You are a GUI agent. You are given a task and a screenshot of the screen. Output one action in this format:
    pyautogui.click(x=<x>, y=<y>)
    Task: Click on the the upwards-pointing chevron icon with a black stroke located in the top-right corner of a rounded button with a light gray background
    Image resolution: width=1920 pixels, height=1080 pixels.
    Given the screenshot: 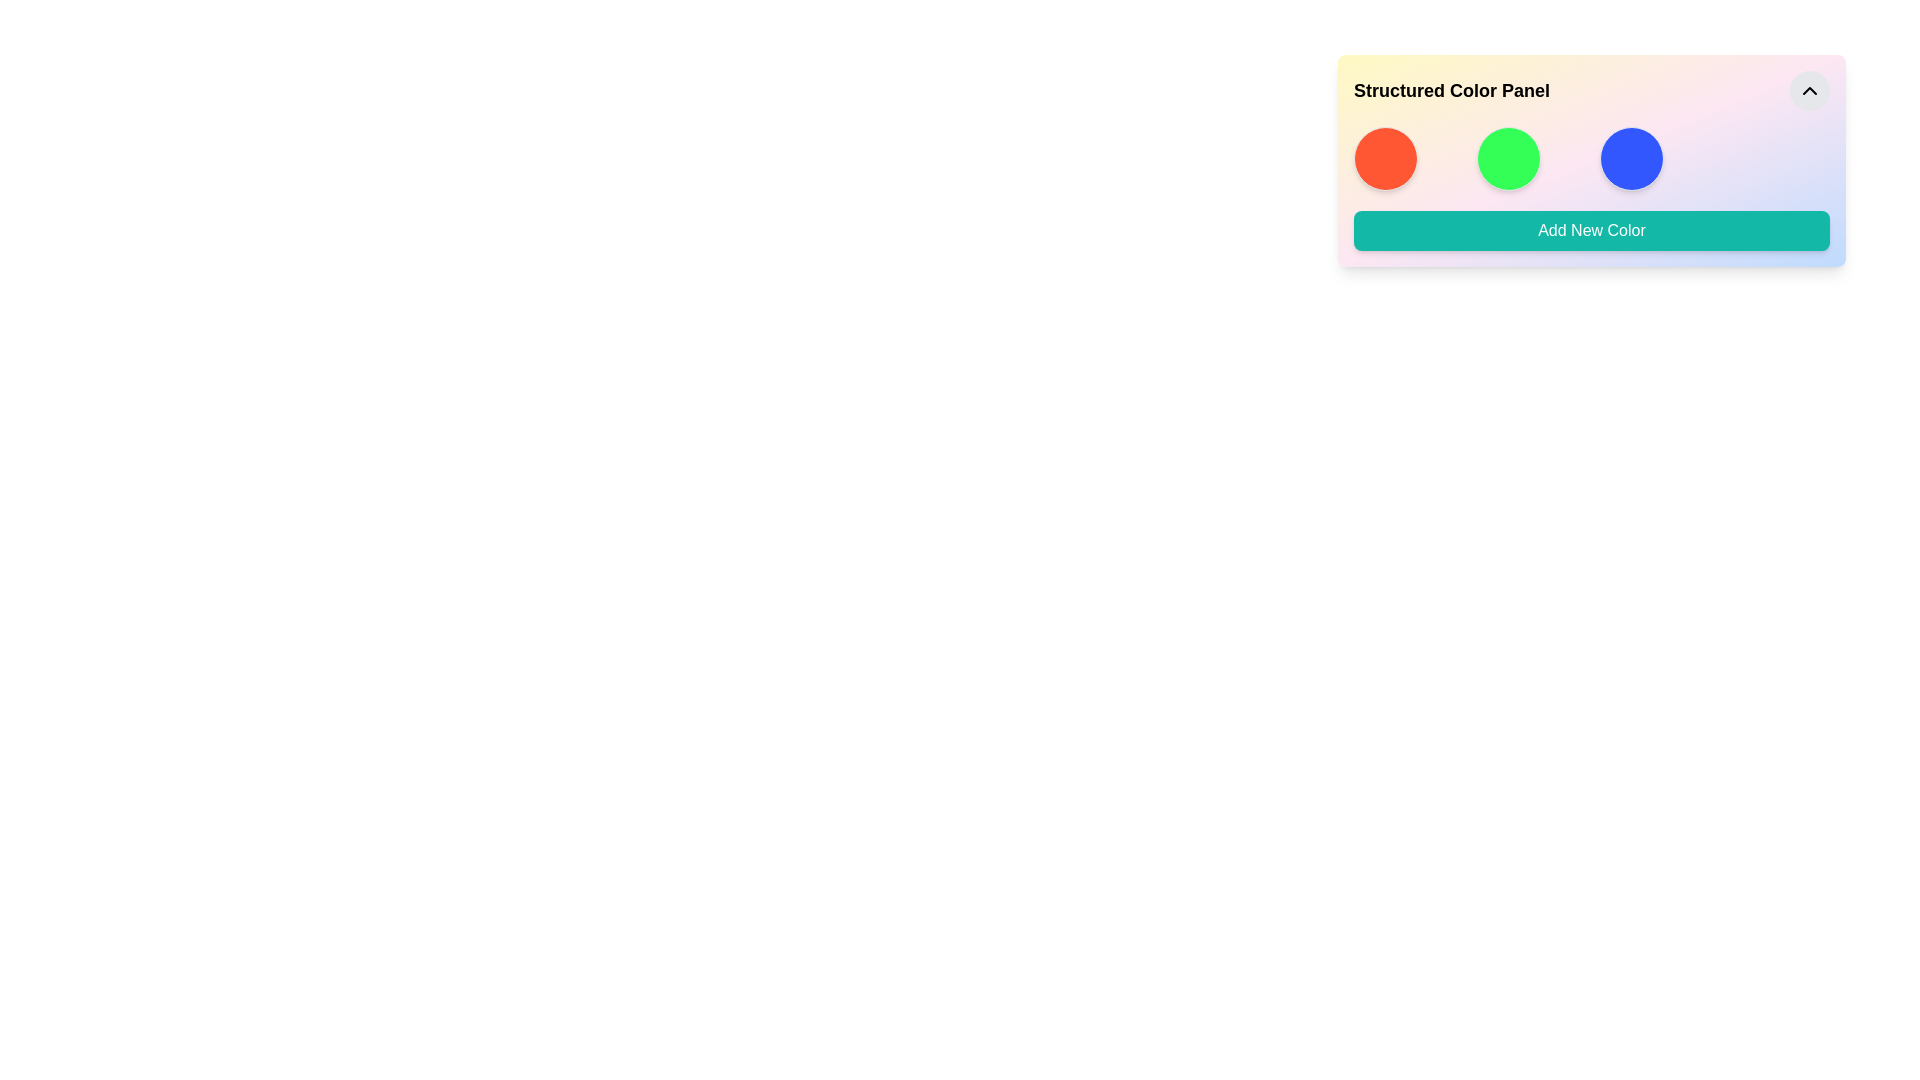 What is the action you would take?
    pyautogui.click(x=1809, y=91)
    